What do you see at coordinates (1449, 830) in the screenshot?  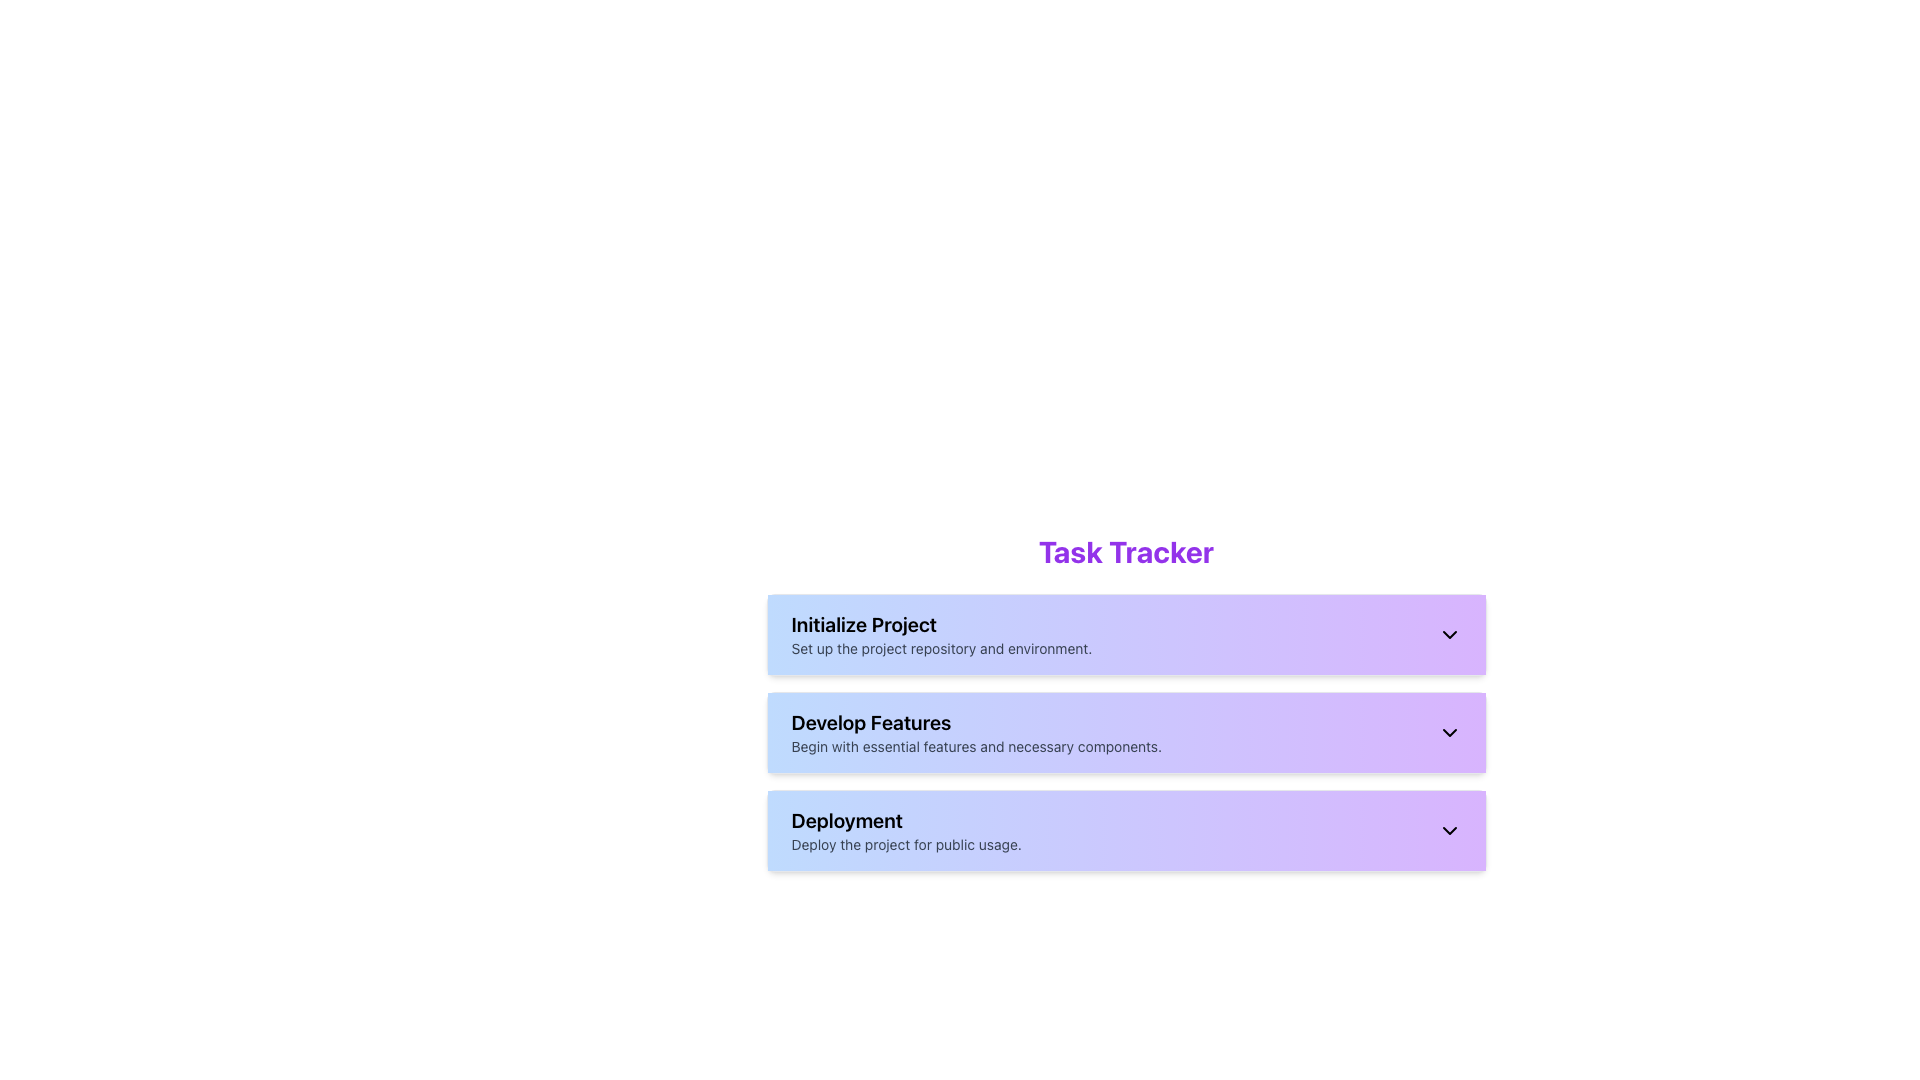 I see `the Chevron toggle indicator located in the 'Deployment' section` at bounding box center [1449, 830].